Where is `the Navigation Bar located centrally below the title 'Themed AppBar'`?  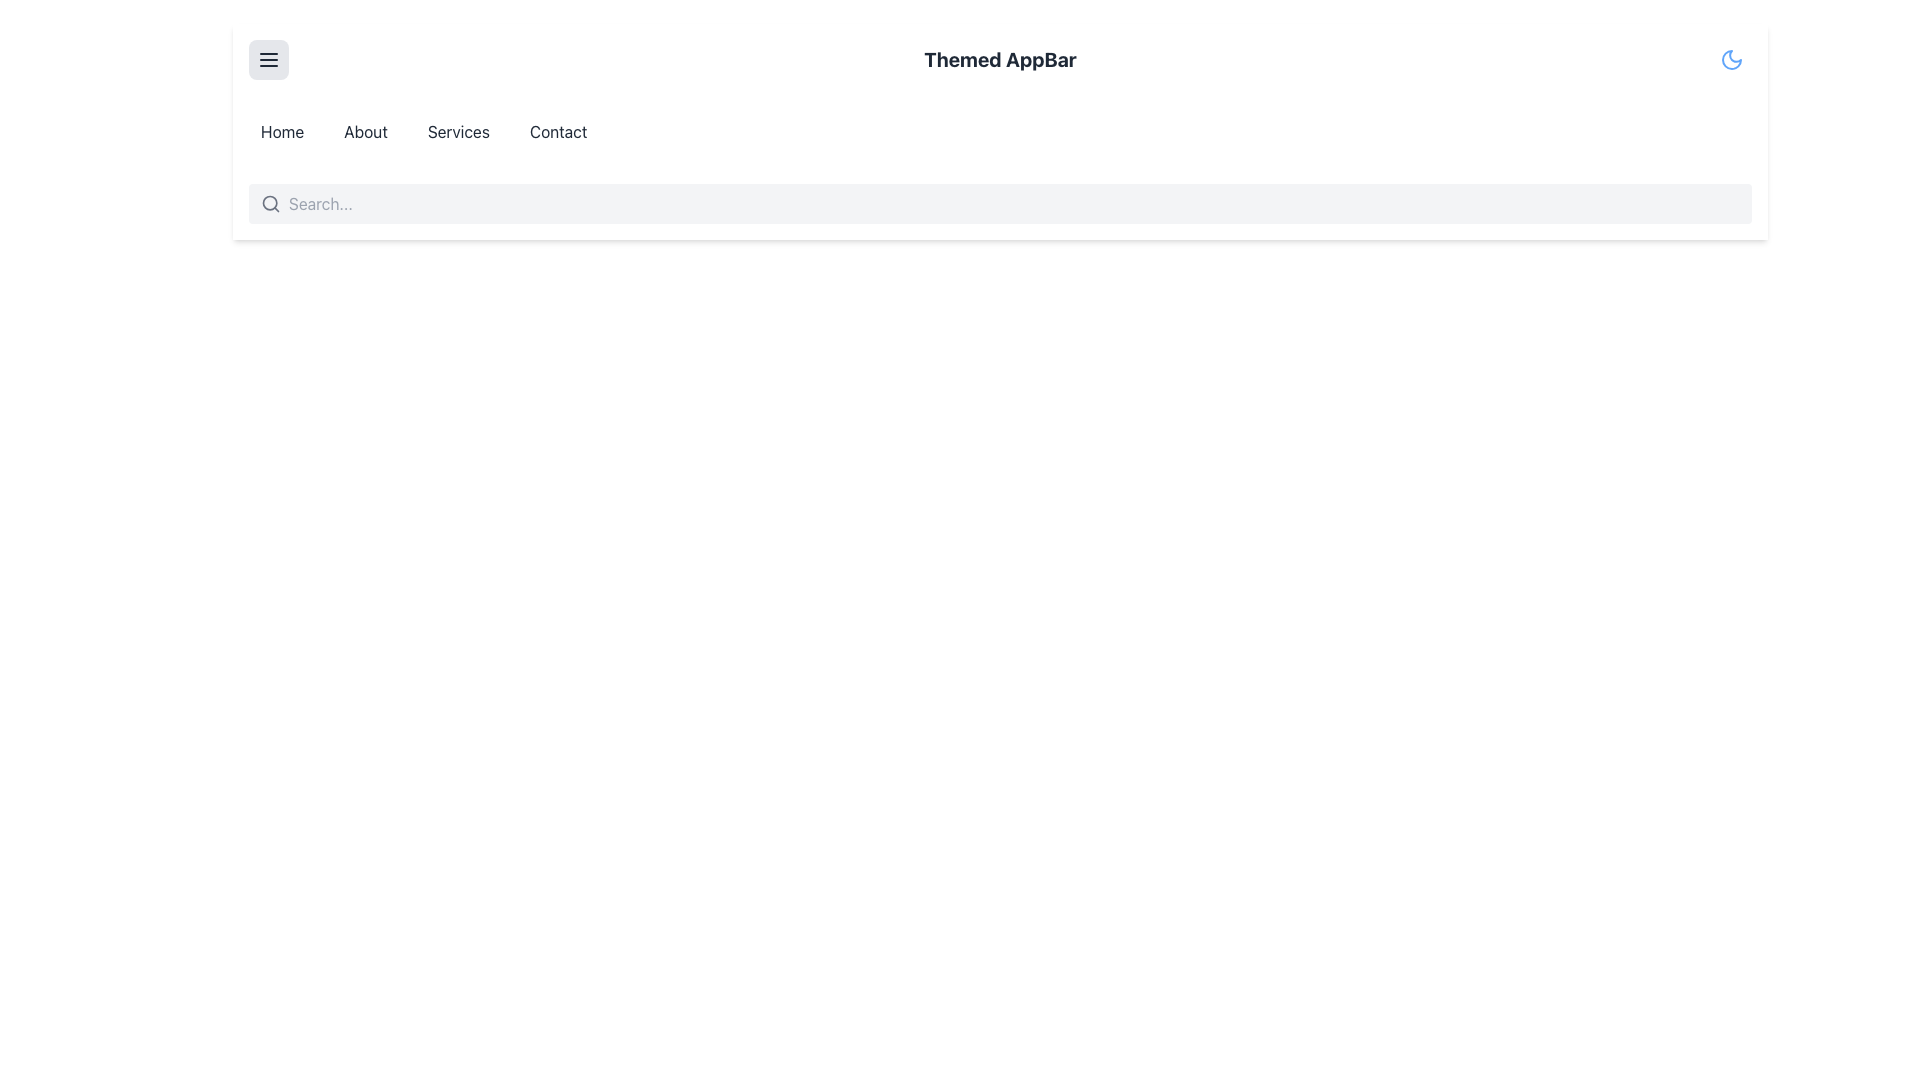
the Navigation Bar located centrally below the title 'Themed AppBar' is located at coordinates (1000, 131).